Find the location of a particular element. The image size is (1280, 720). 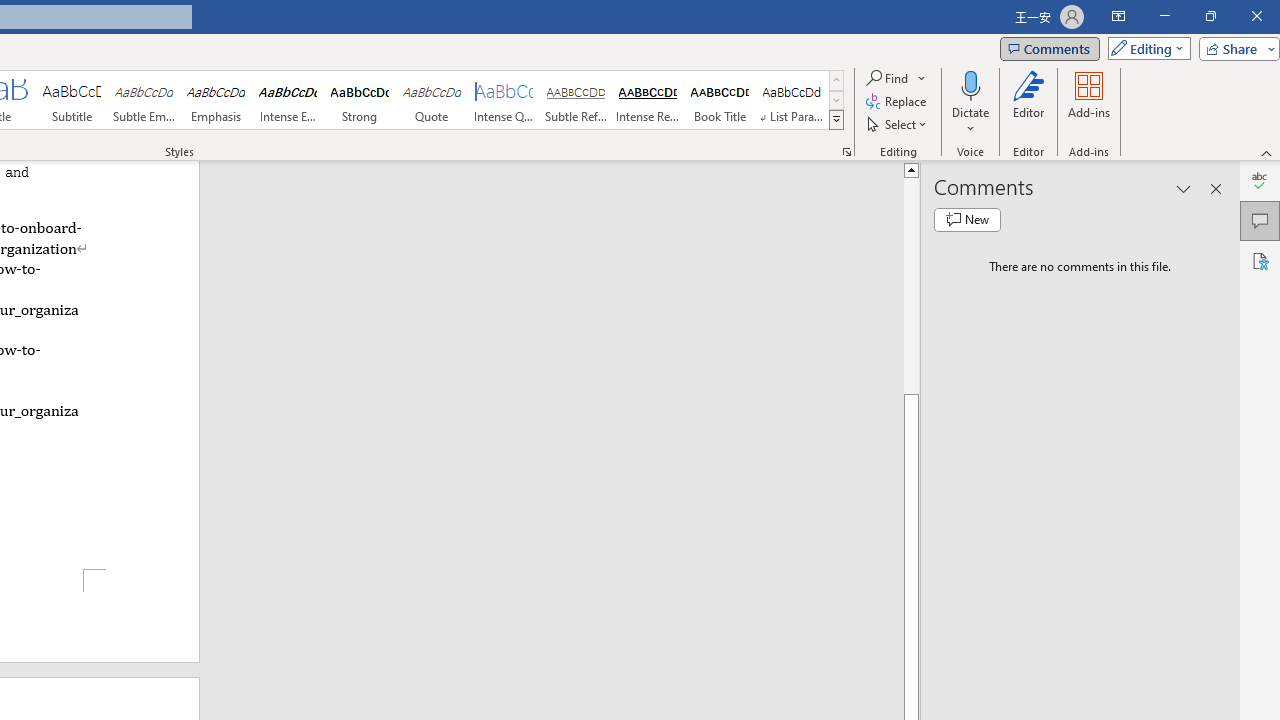

'Select' is located at coordinates (897, 124).